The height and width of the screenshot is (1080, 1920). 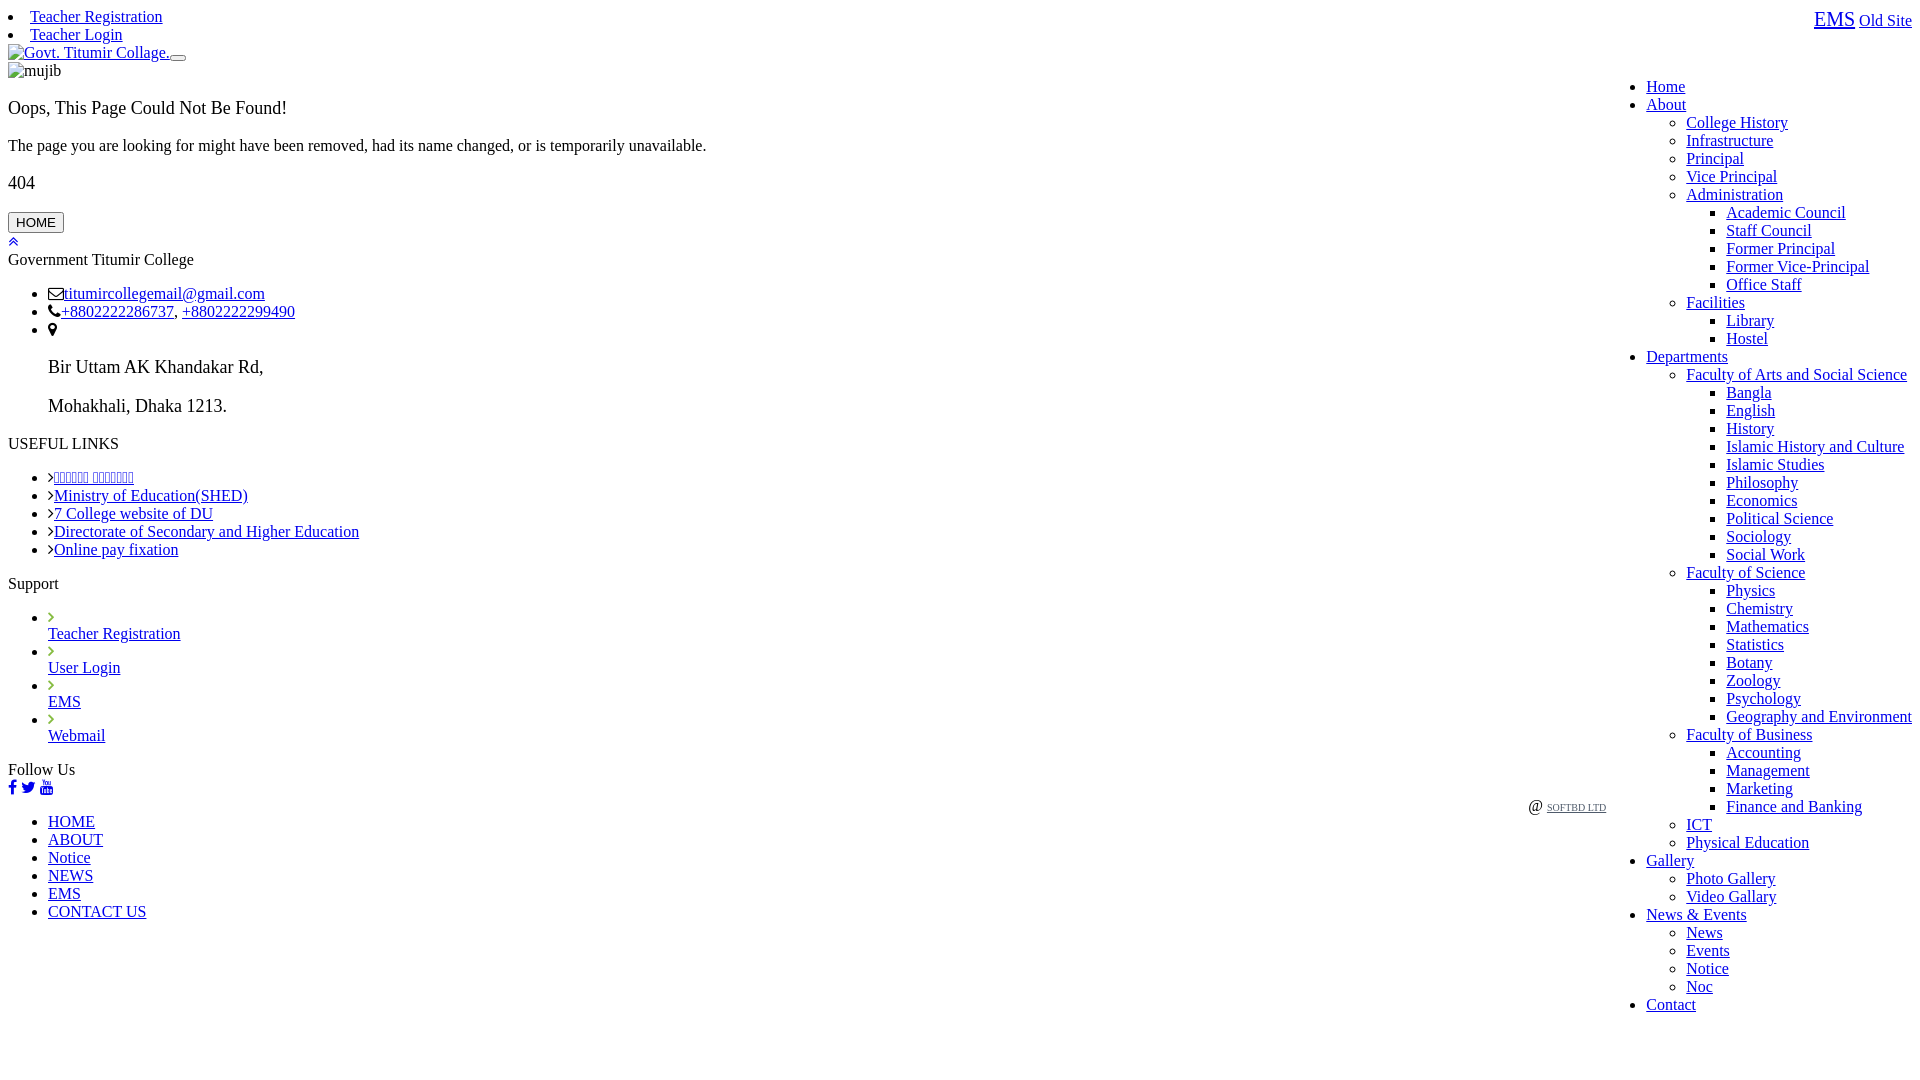 I want to click on 'ICT', so click(x=1684, y=824).